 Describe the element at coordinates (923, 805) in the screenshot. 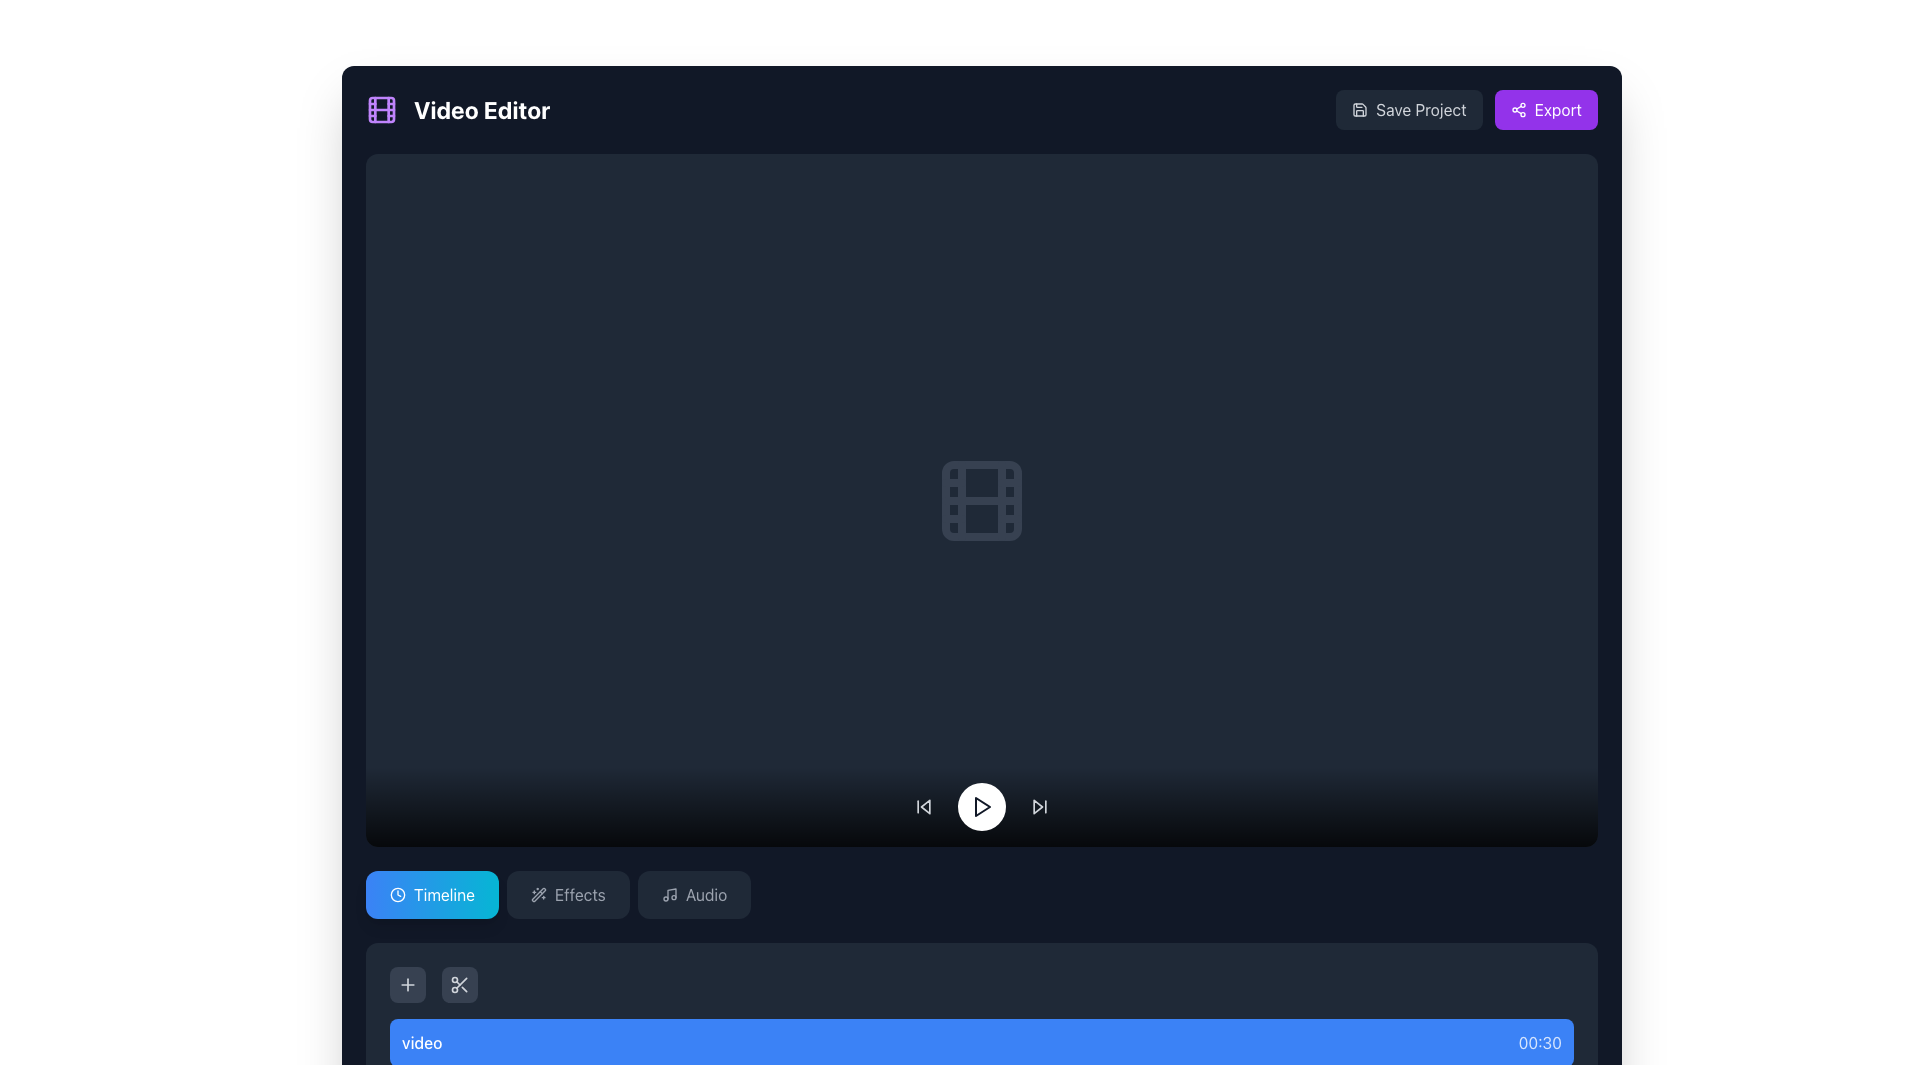

I see `the backward skip button, which is the first button in the row of media control buttons at the bottom center of the interface` at that location.